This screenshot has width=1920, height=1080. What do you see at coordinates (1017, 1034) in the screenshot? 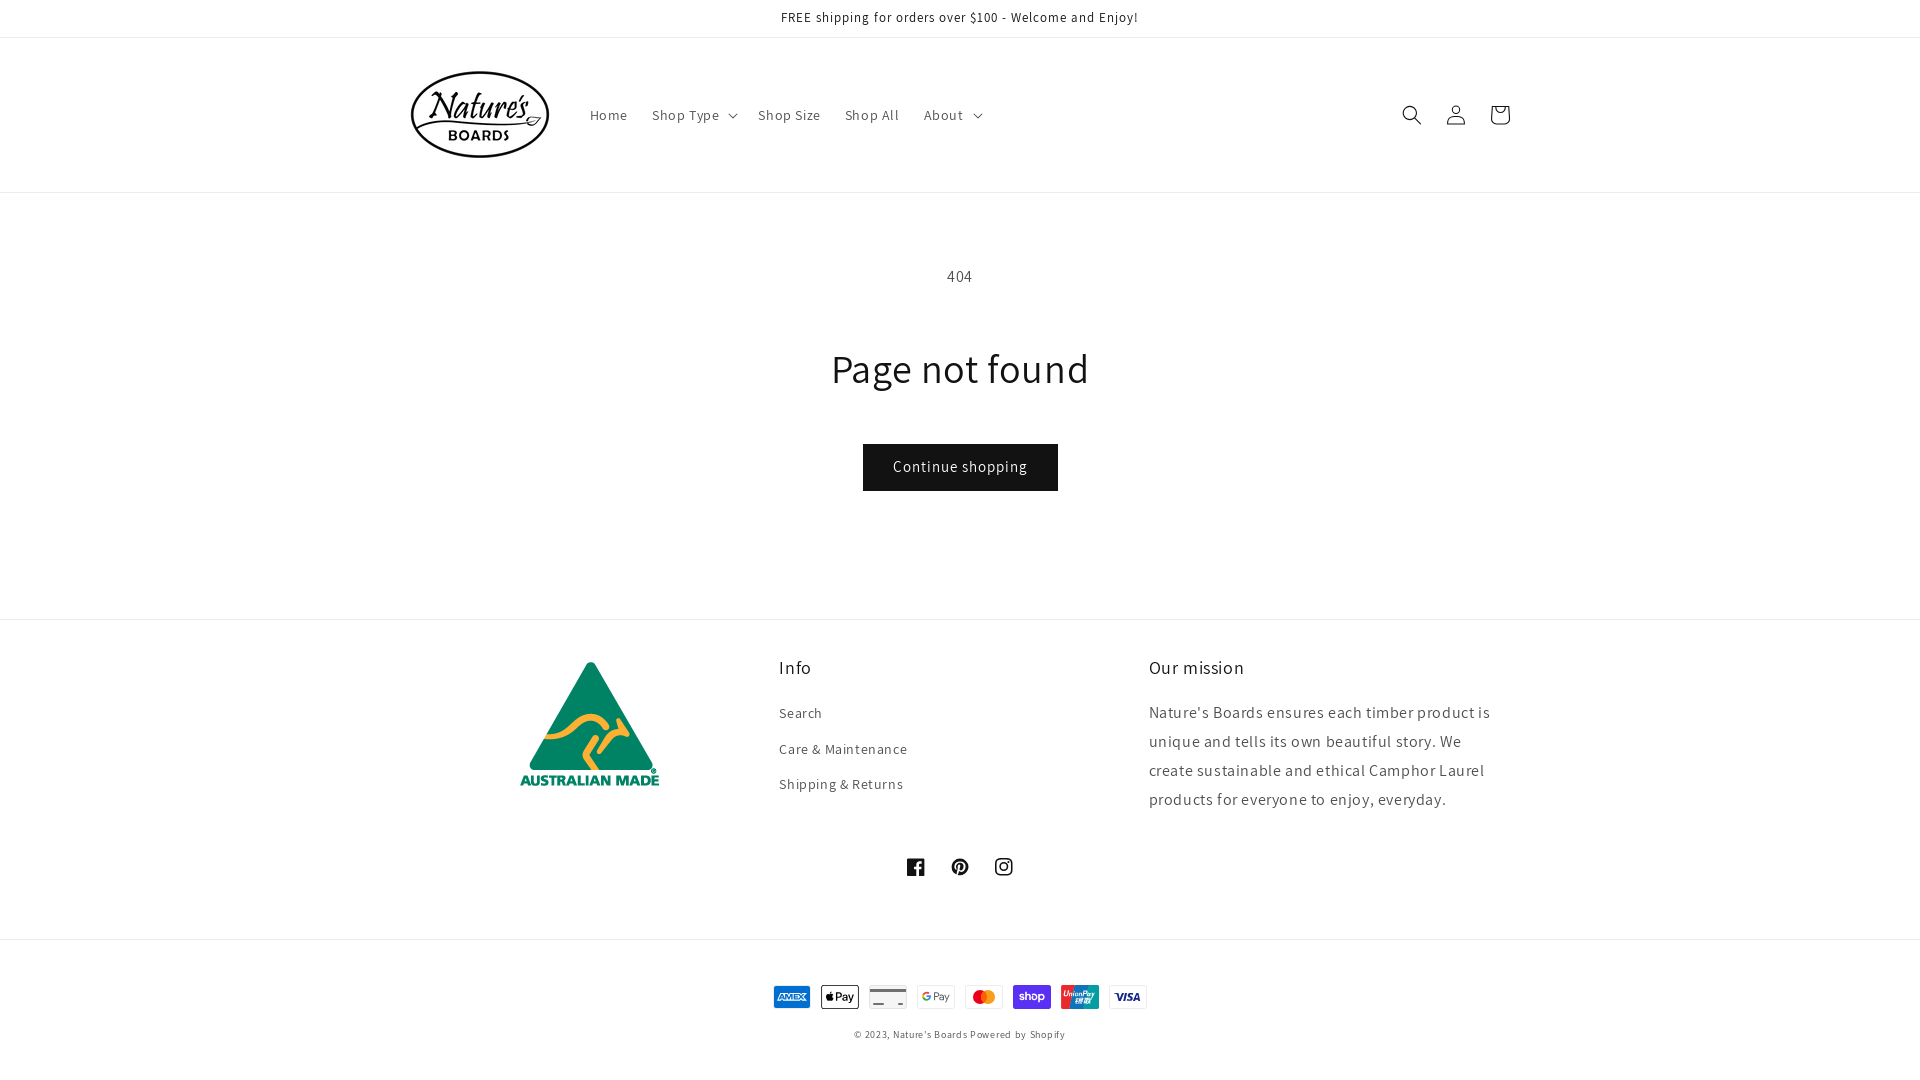
I see `'Powered by Shopify'` at bounding box center [1017, 1034].